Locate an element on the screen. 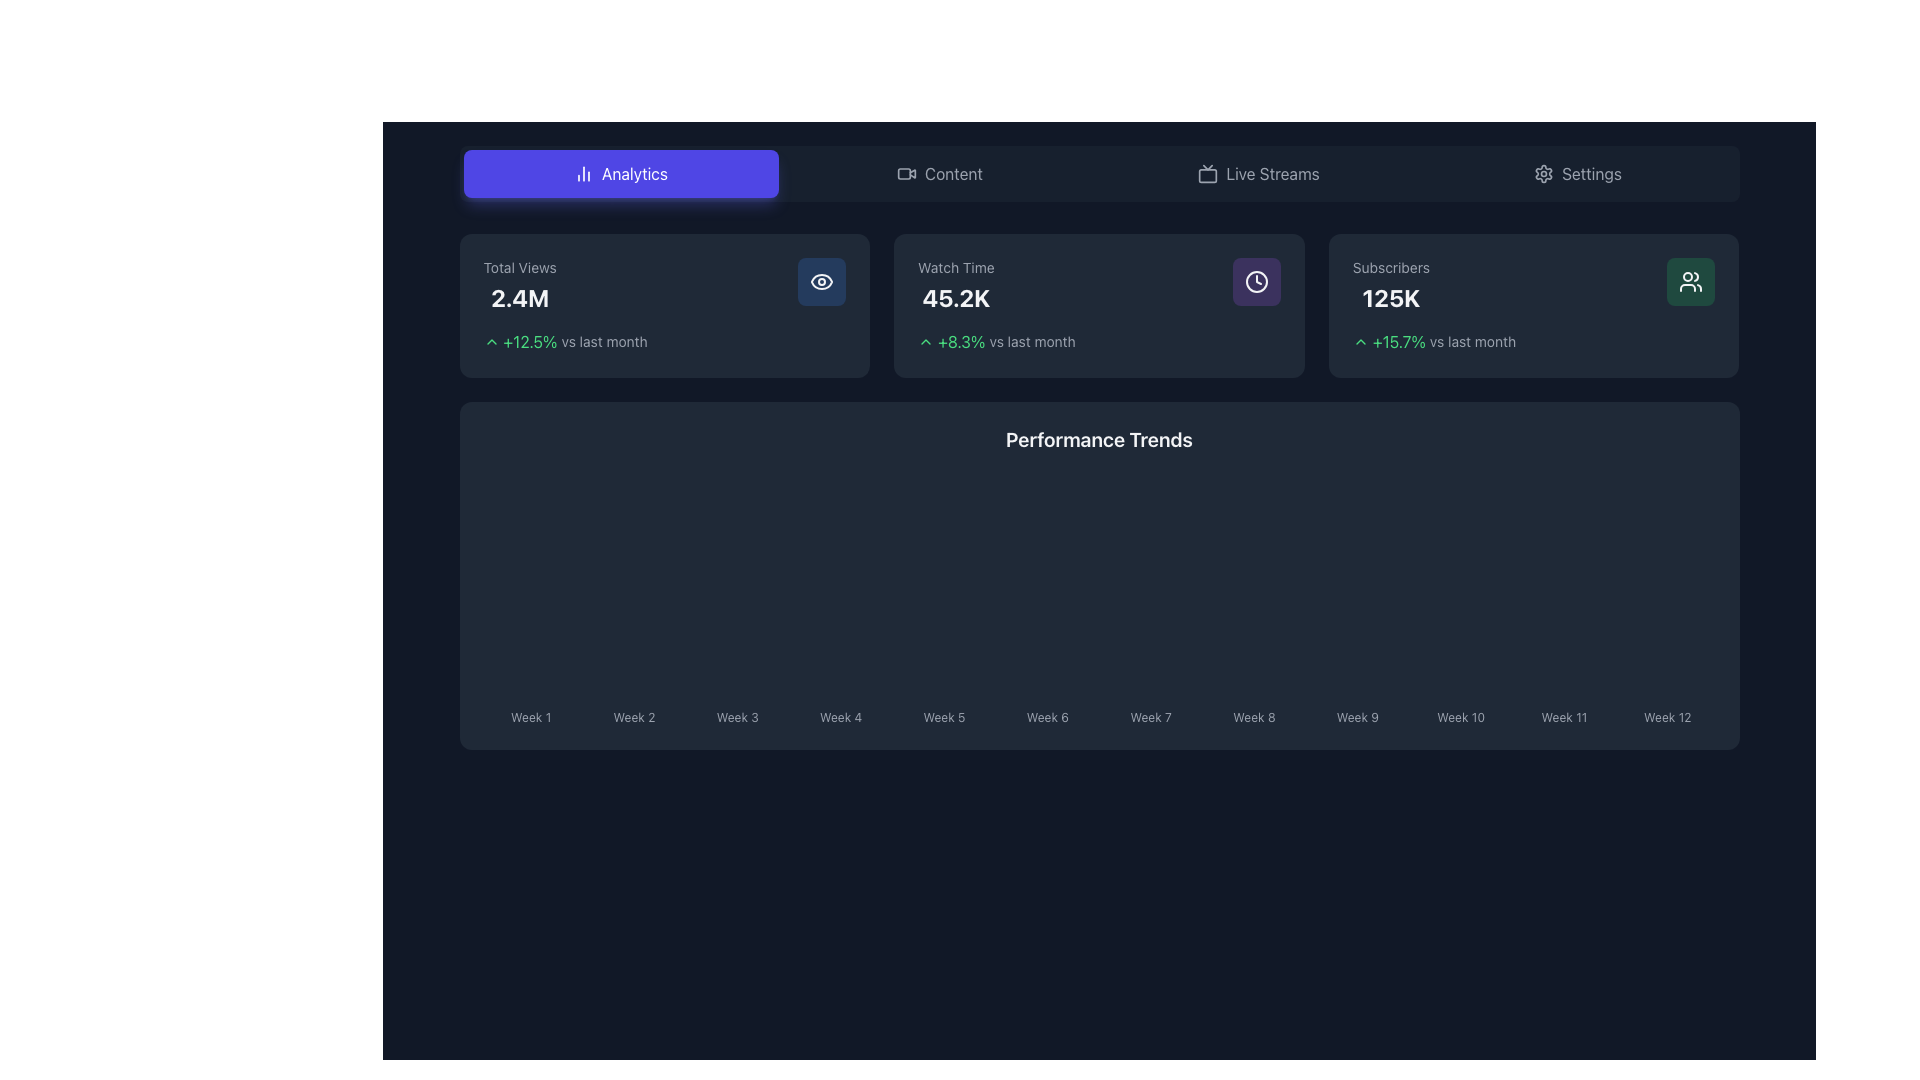 Image resolution: width=1920 pixels, height=1080 pixels. the upward-facing chevron icon with a bold outline and light green color located in the 'Watch Time' section, positioned before the text '+8.3%' is located at coordinates (925, 341).